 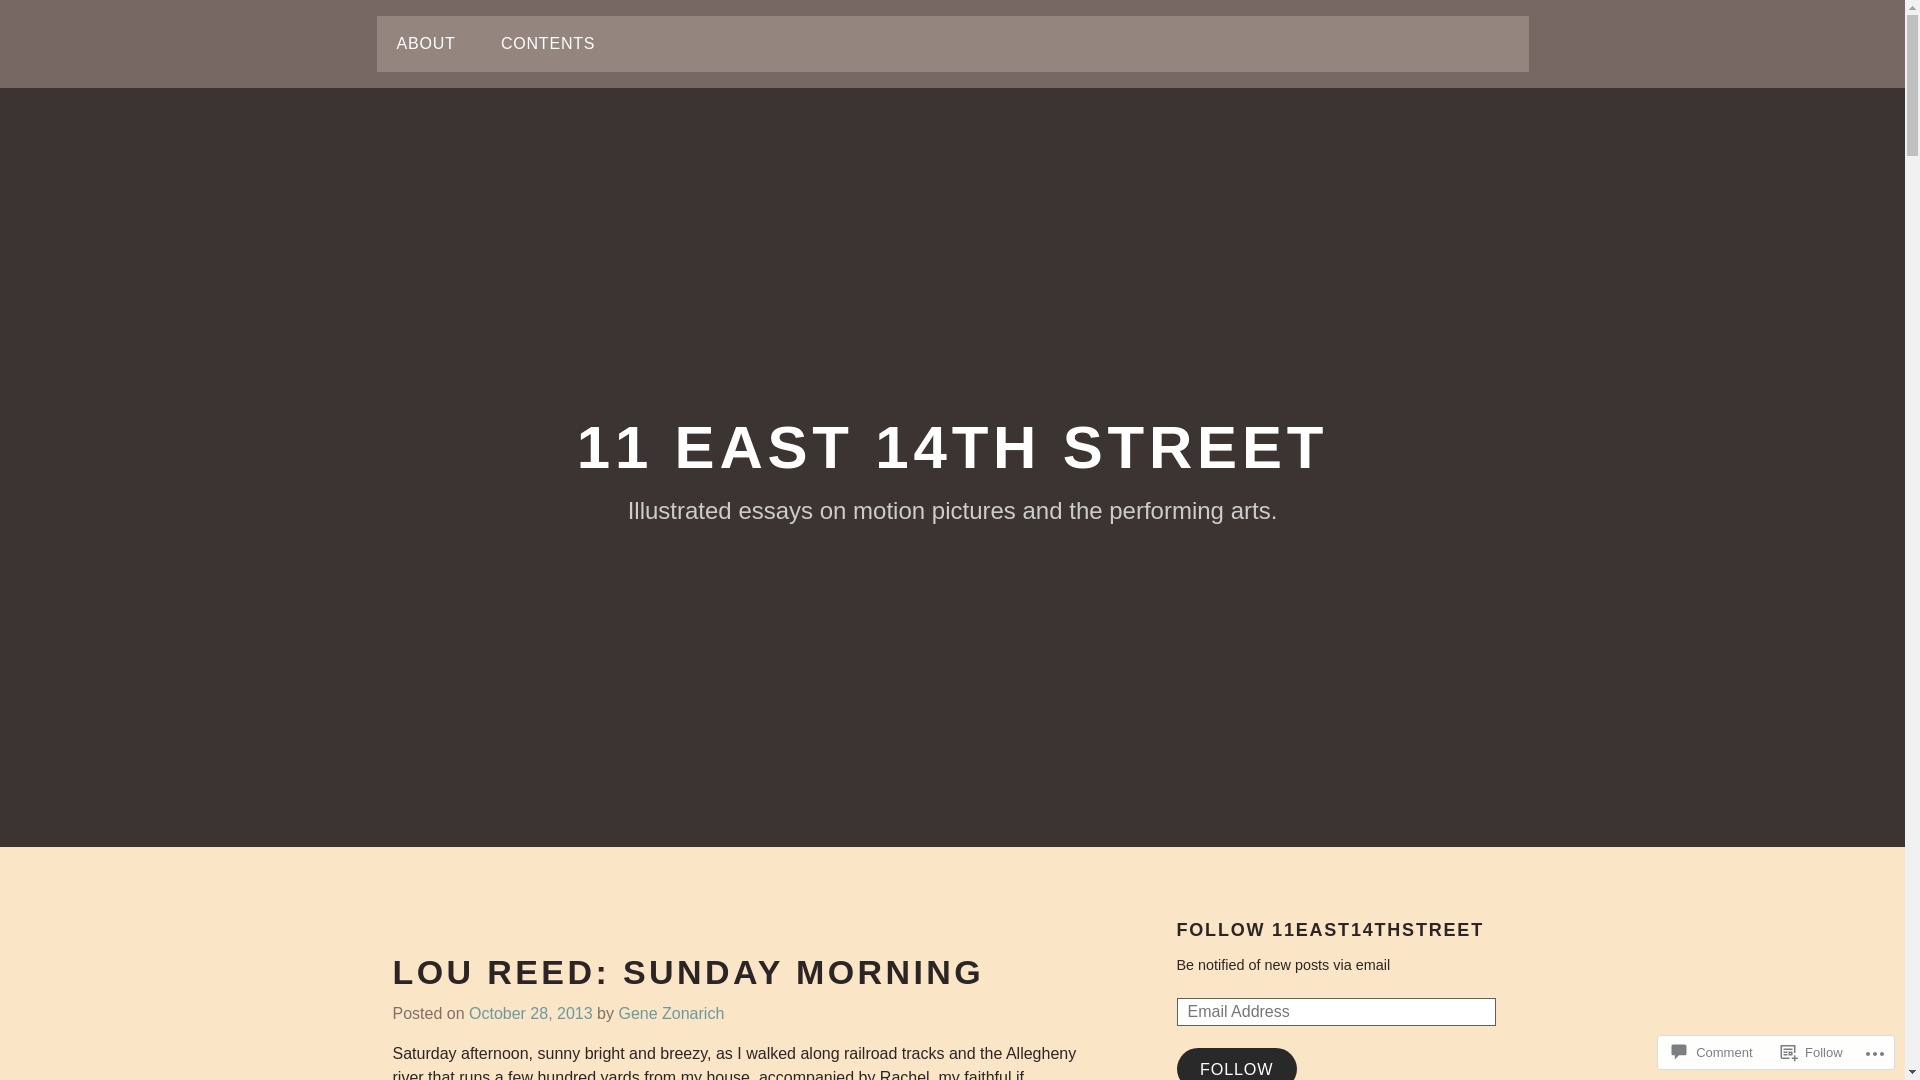 What do you see at coordinates (1711, 1051) in the screenshot?
I see `'Comment'` at bounding box center [1711, 1051].